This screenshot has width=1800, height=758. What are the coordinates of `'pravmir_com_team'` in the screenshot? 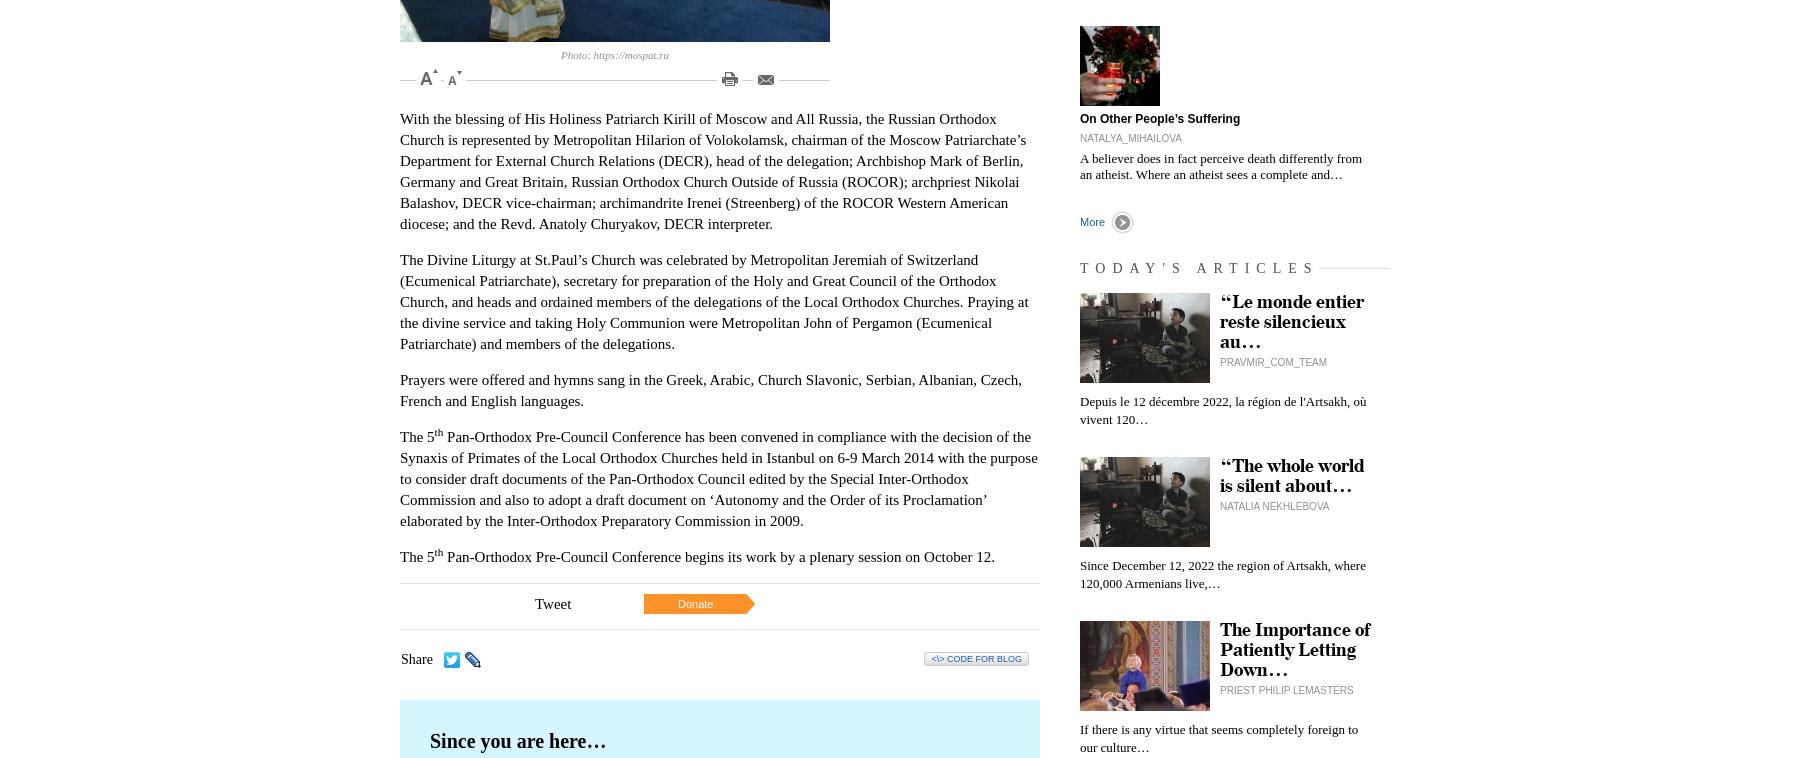 It's located at (1273, 362).